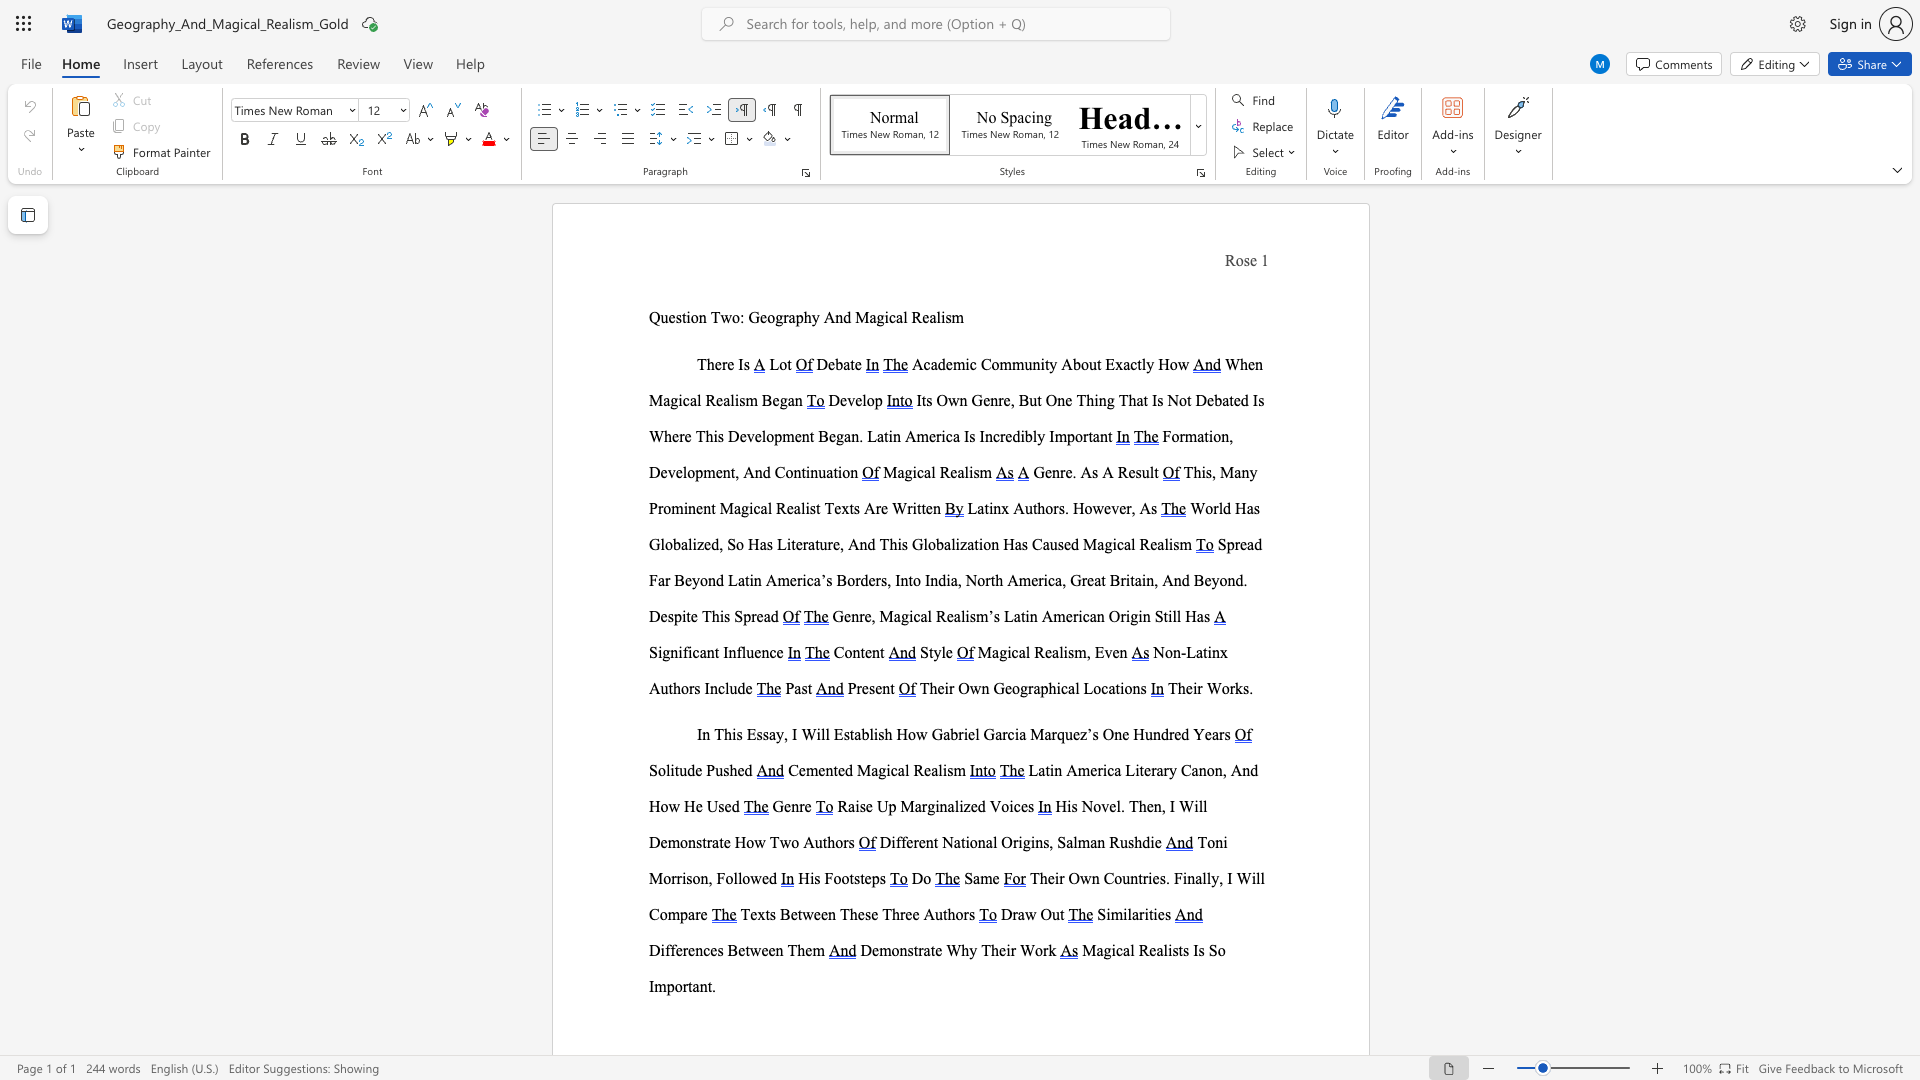  I want to click on the subset text "inx Authors. Ho" within the text "Latinx Authors. However, As", so click(988, 507).